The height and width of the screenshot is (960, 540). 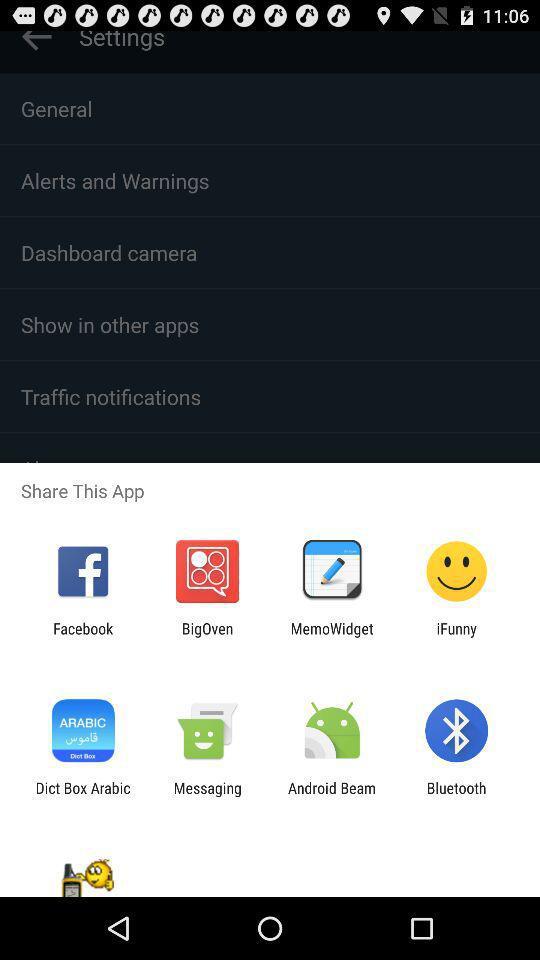 I want to click on the android beam, so click(x=332, y=796).